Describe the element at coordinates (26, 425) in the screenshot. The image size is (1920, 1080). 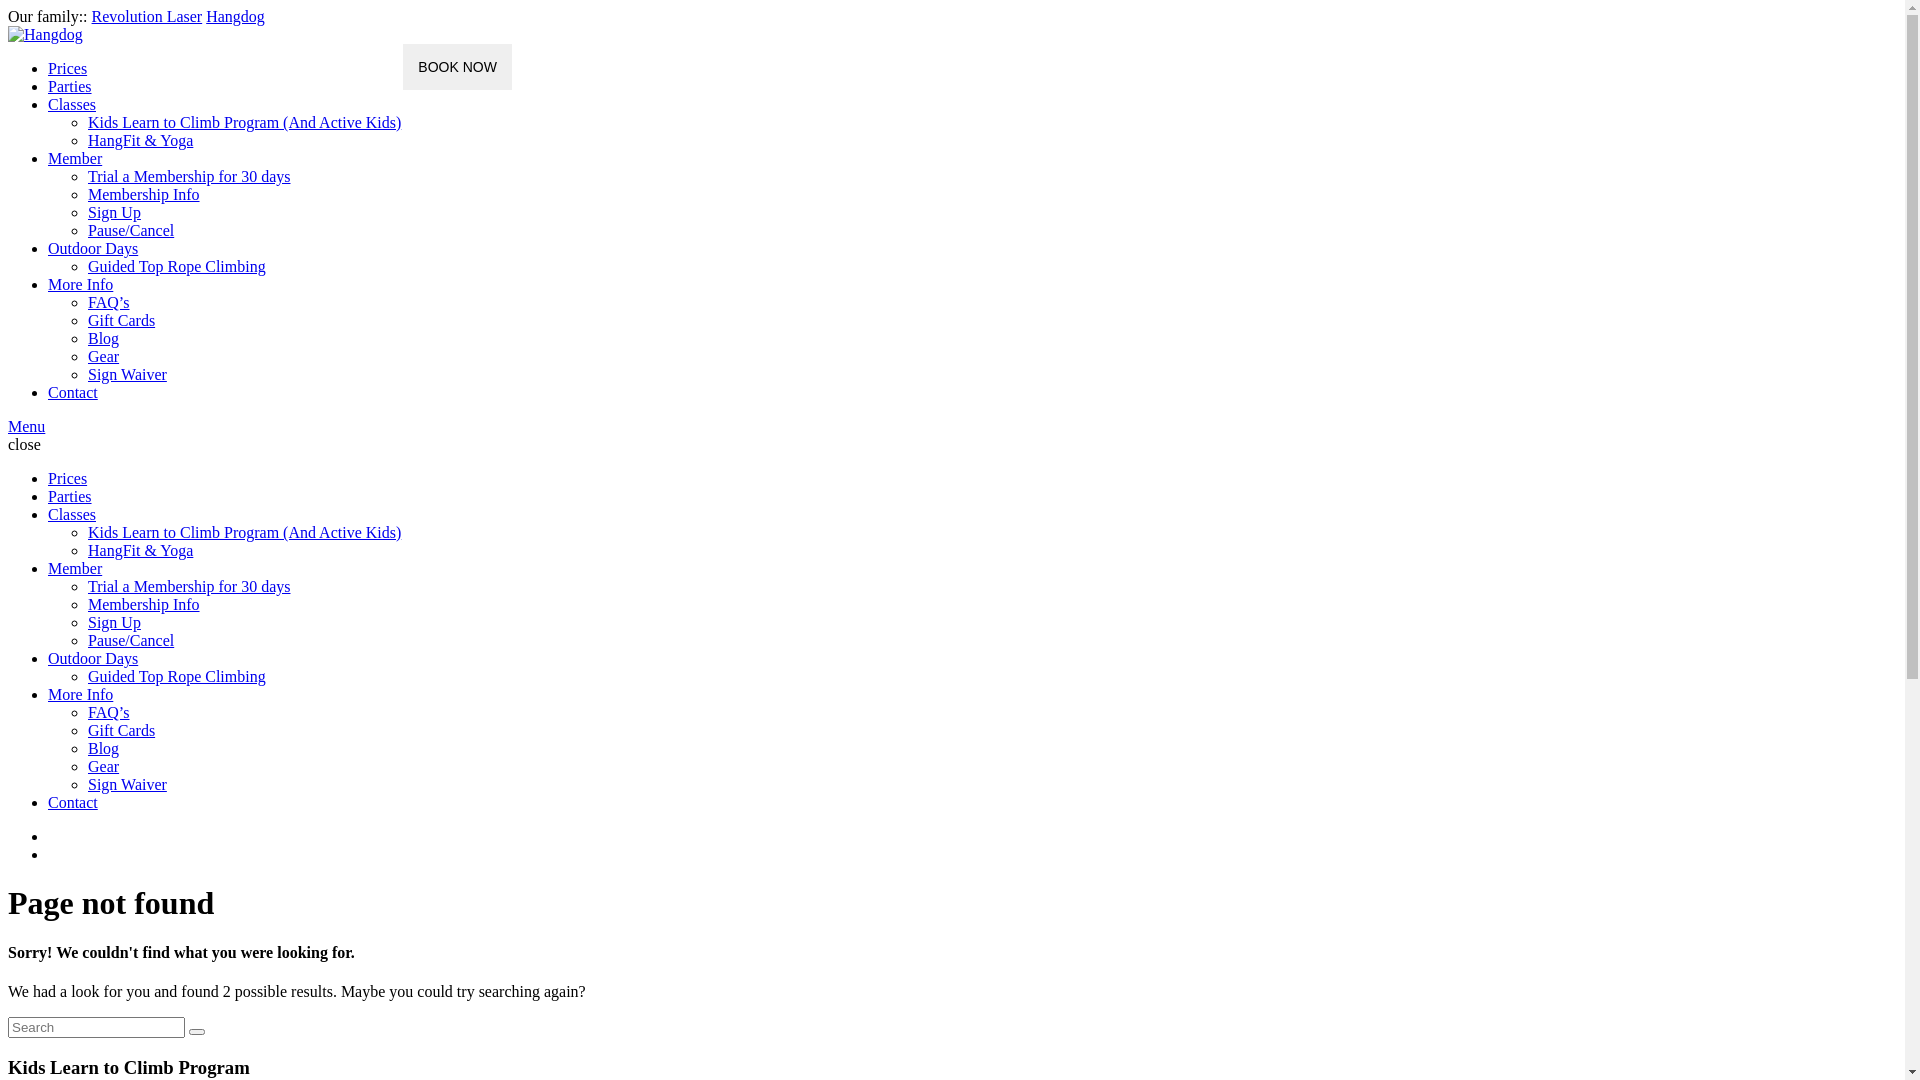
I see `'Menu'` at that location.